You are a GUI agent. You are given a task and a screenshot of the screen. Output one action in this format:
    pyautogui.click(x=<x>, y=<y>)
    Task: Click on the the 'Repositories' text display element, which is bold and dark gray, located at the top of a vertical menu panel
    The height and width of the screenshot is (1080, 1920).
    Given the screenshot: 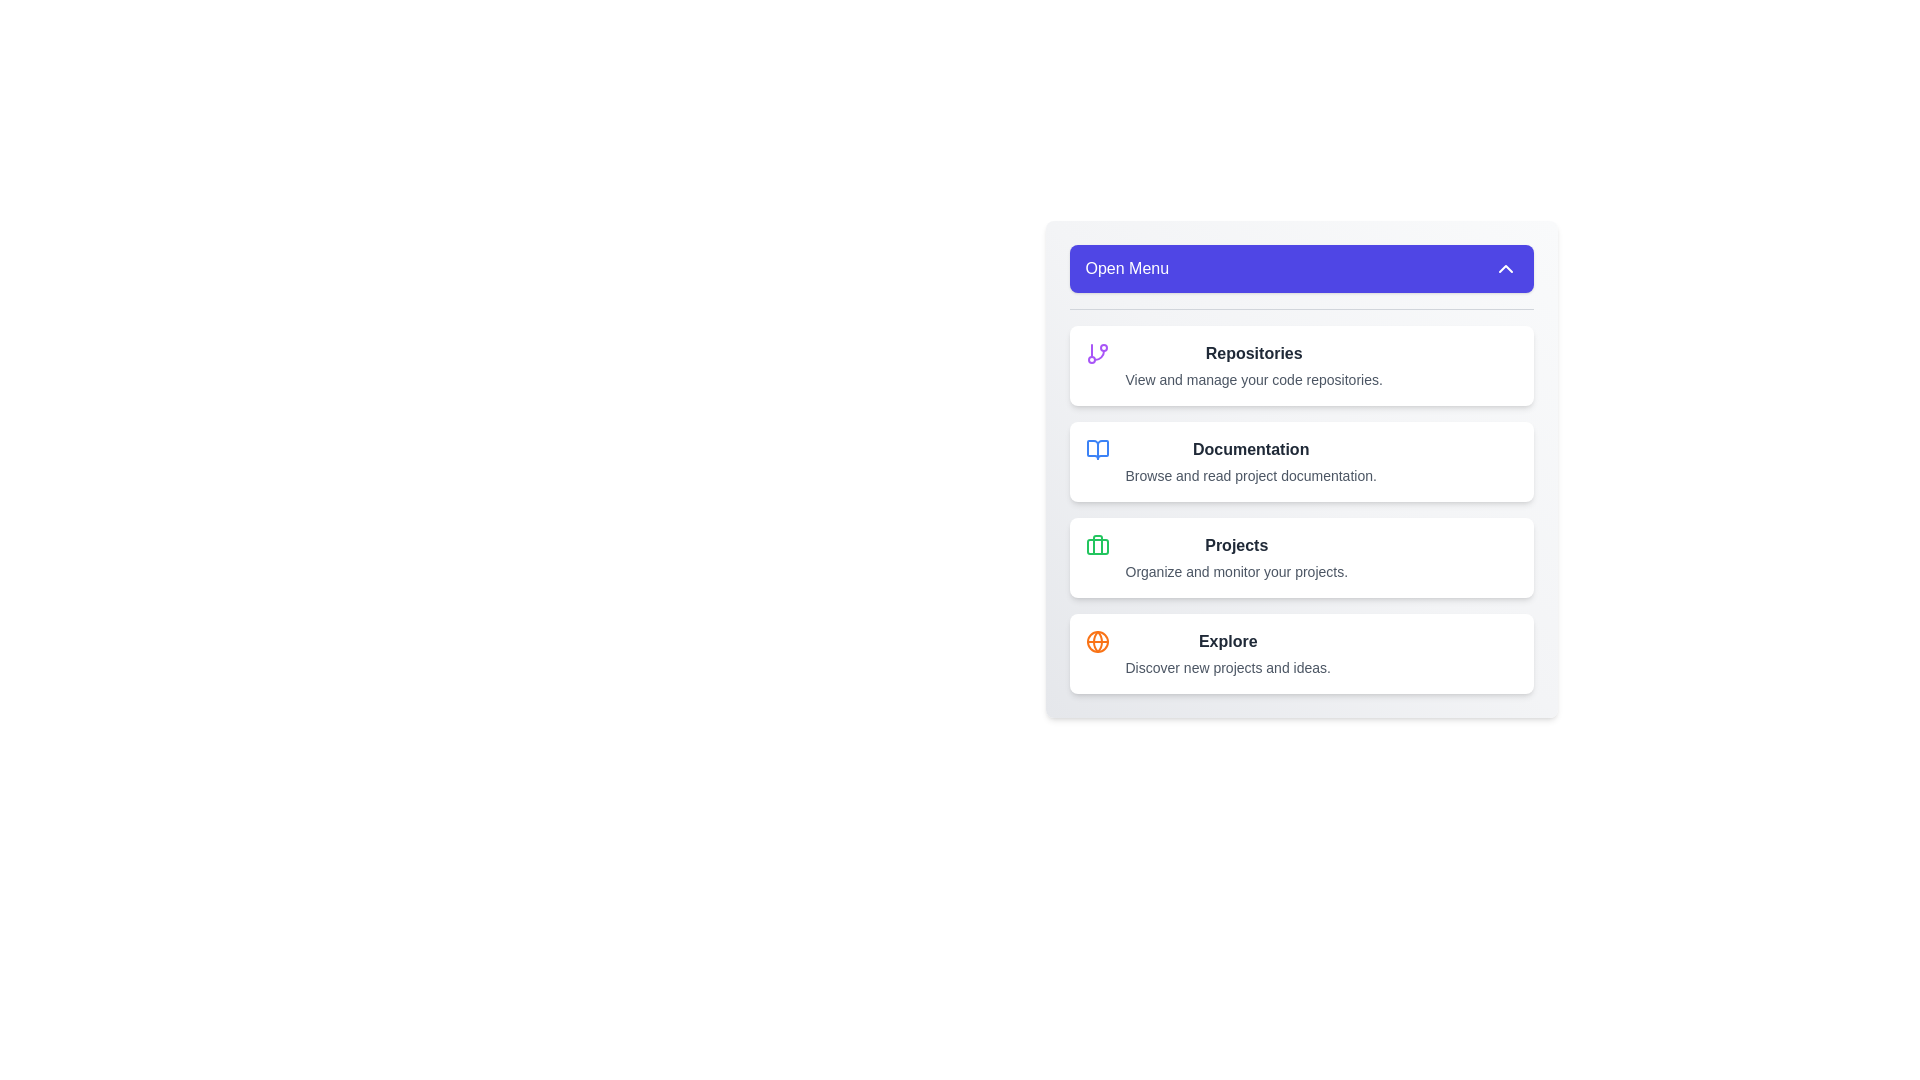 What is the action you would take?
    pyautogui.click(x=1253, y=353)
    